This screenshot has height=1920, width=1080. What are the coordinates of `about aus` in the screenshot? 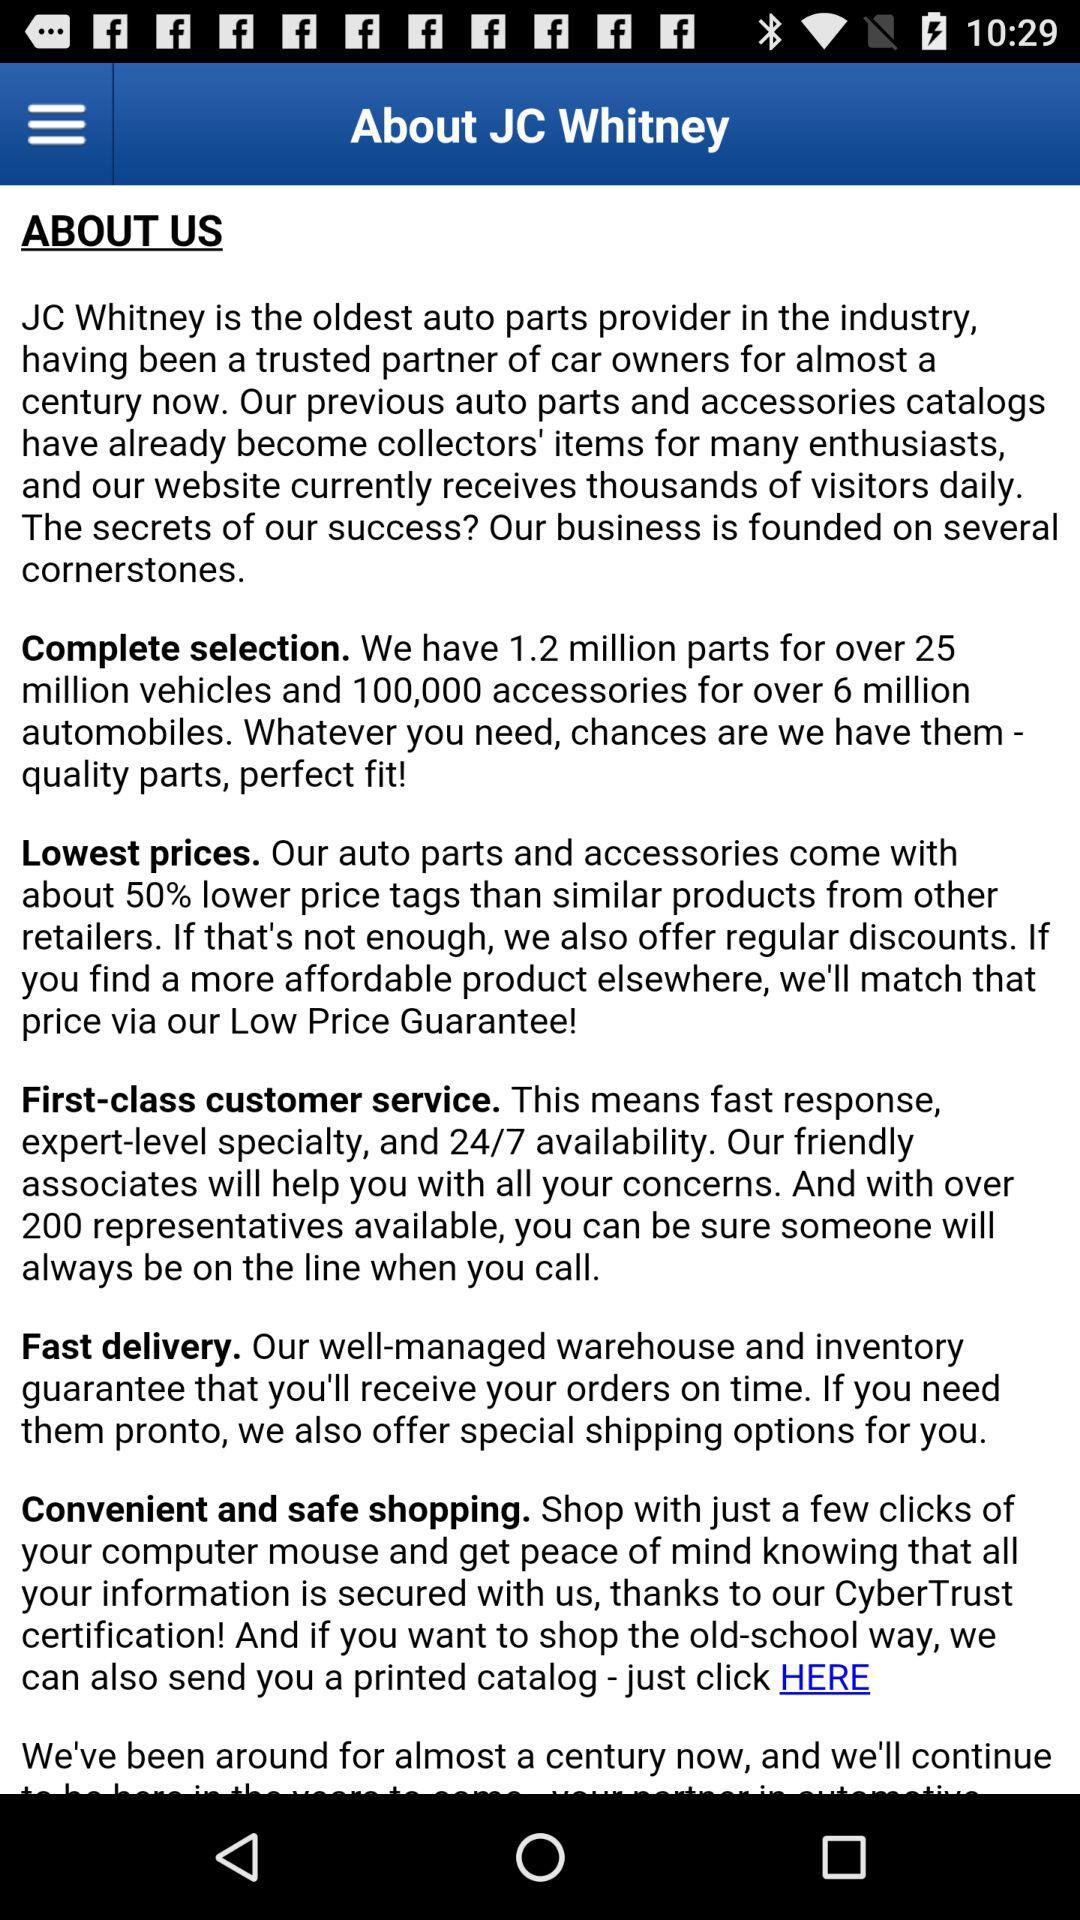 It's located at (540, 989).